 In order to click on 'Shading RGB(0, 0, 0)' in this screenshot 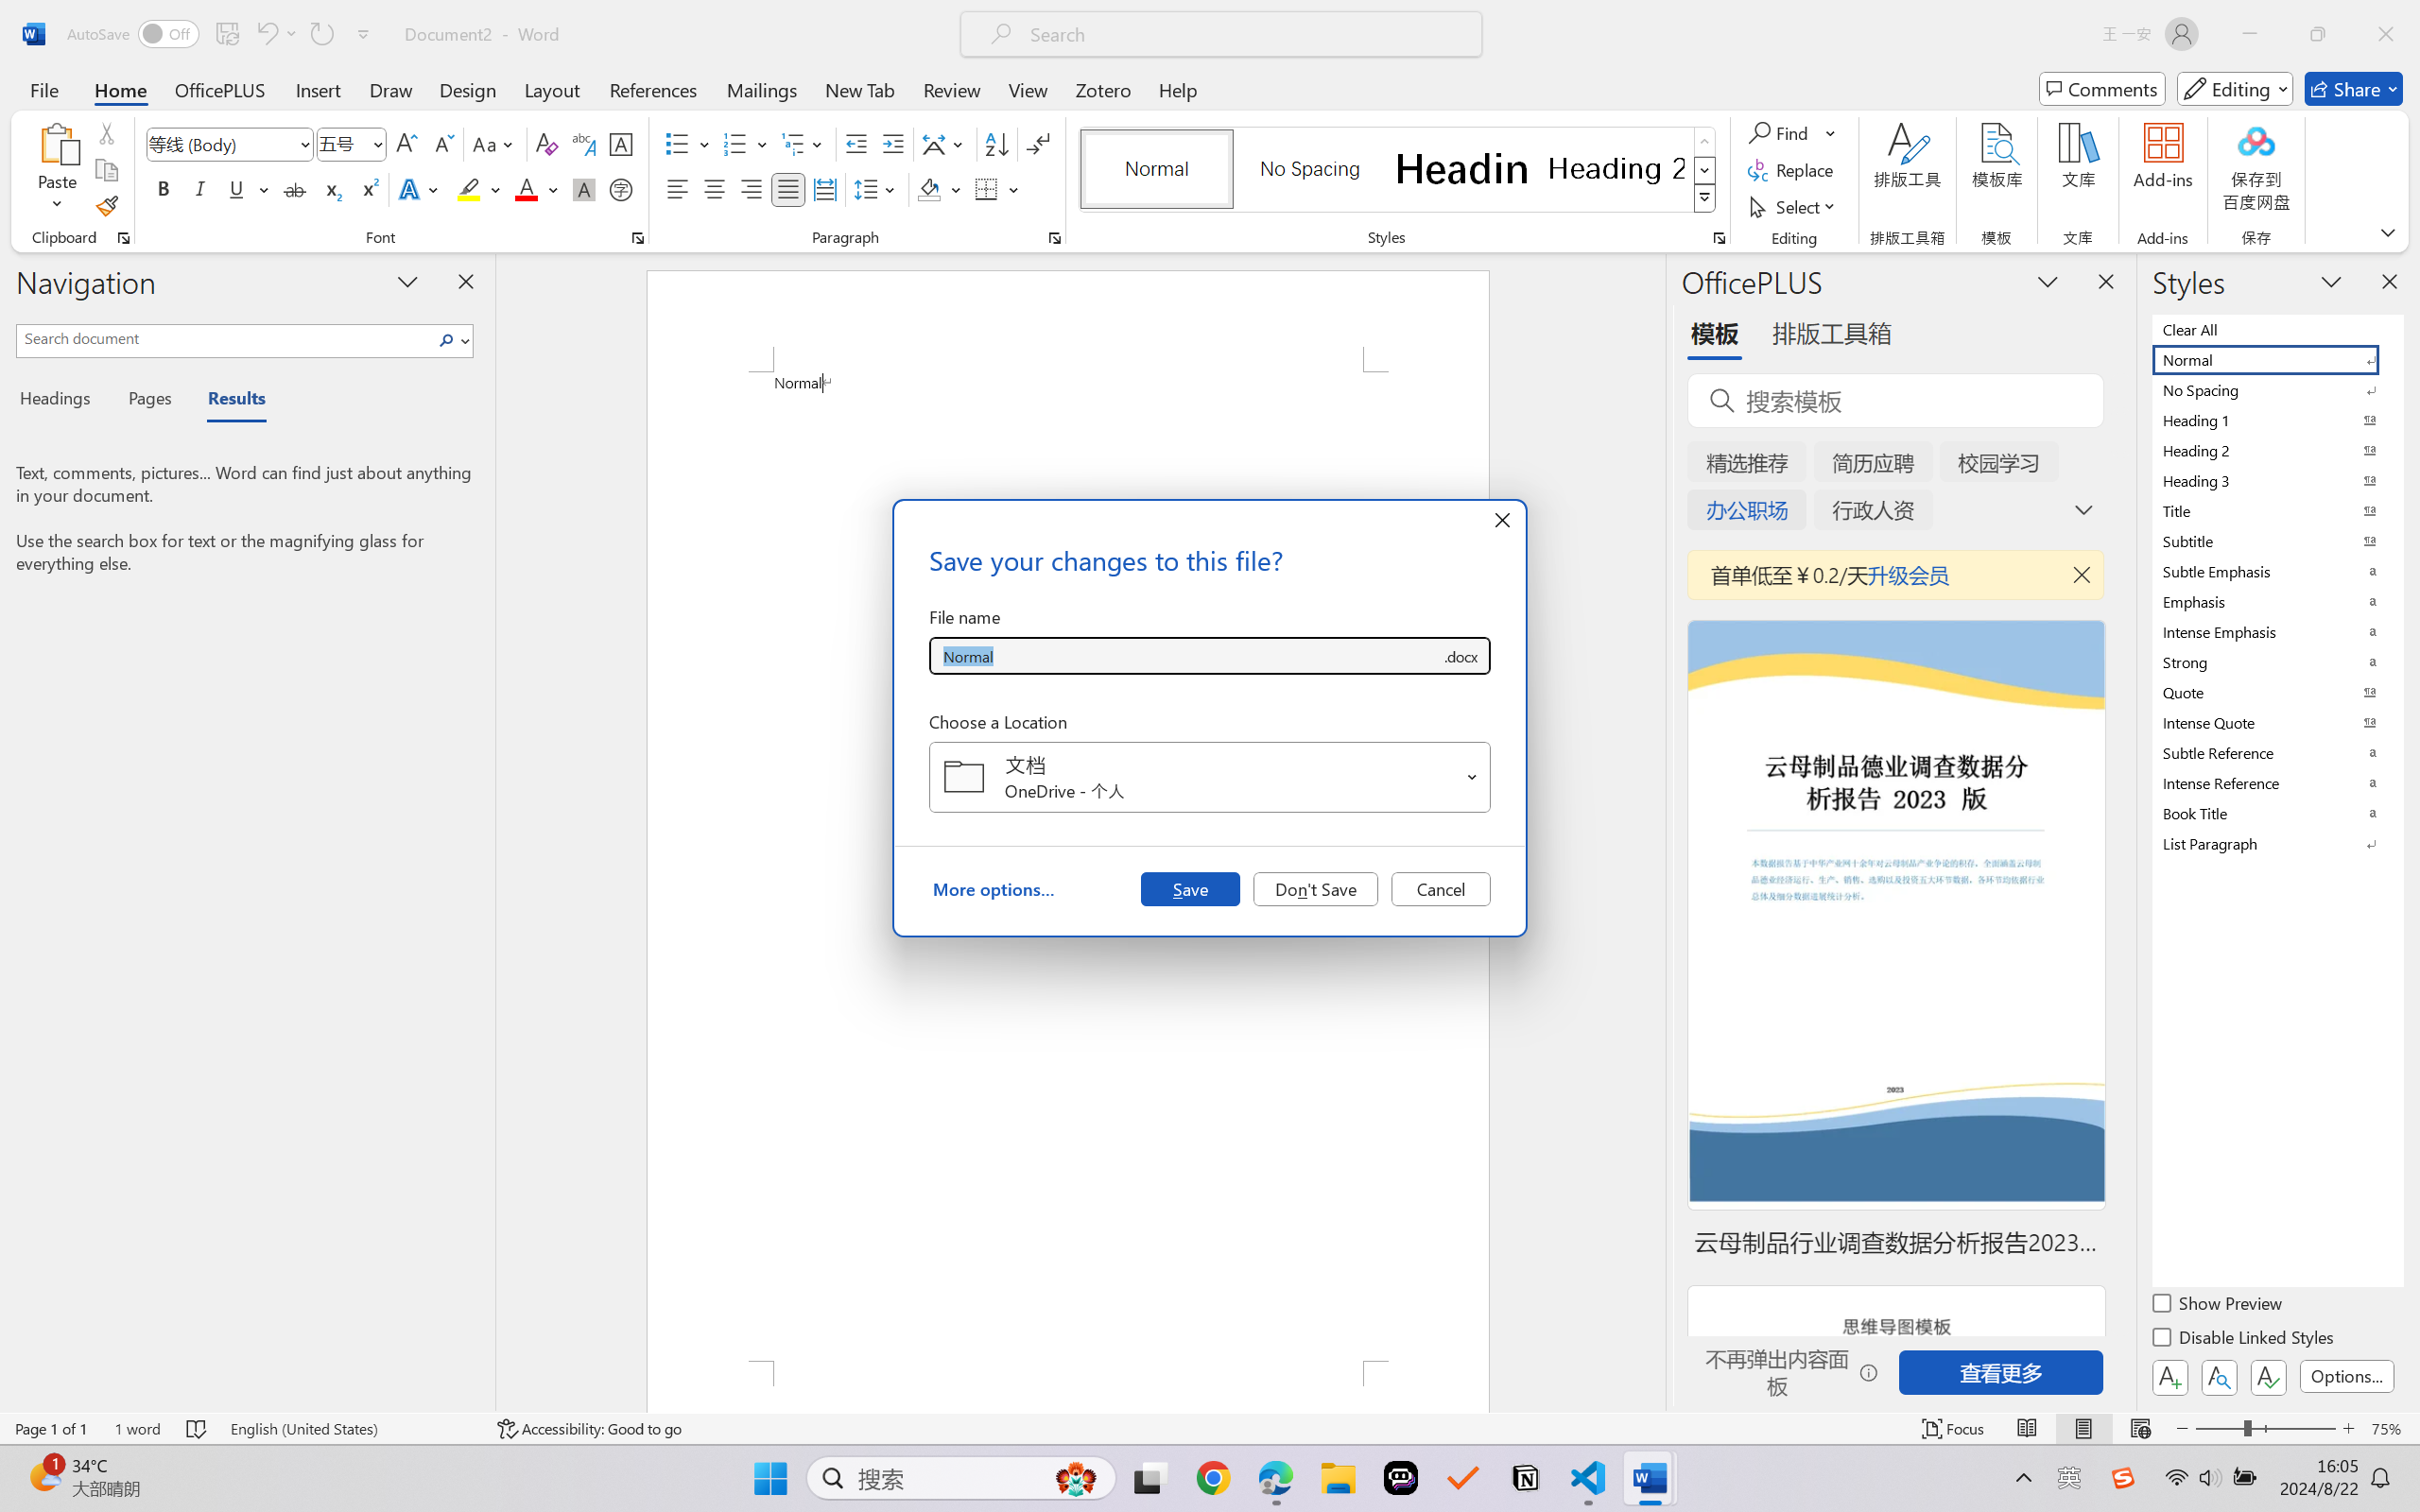, I will do `click(928, 188)`.